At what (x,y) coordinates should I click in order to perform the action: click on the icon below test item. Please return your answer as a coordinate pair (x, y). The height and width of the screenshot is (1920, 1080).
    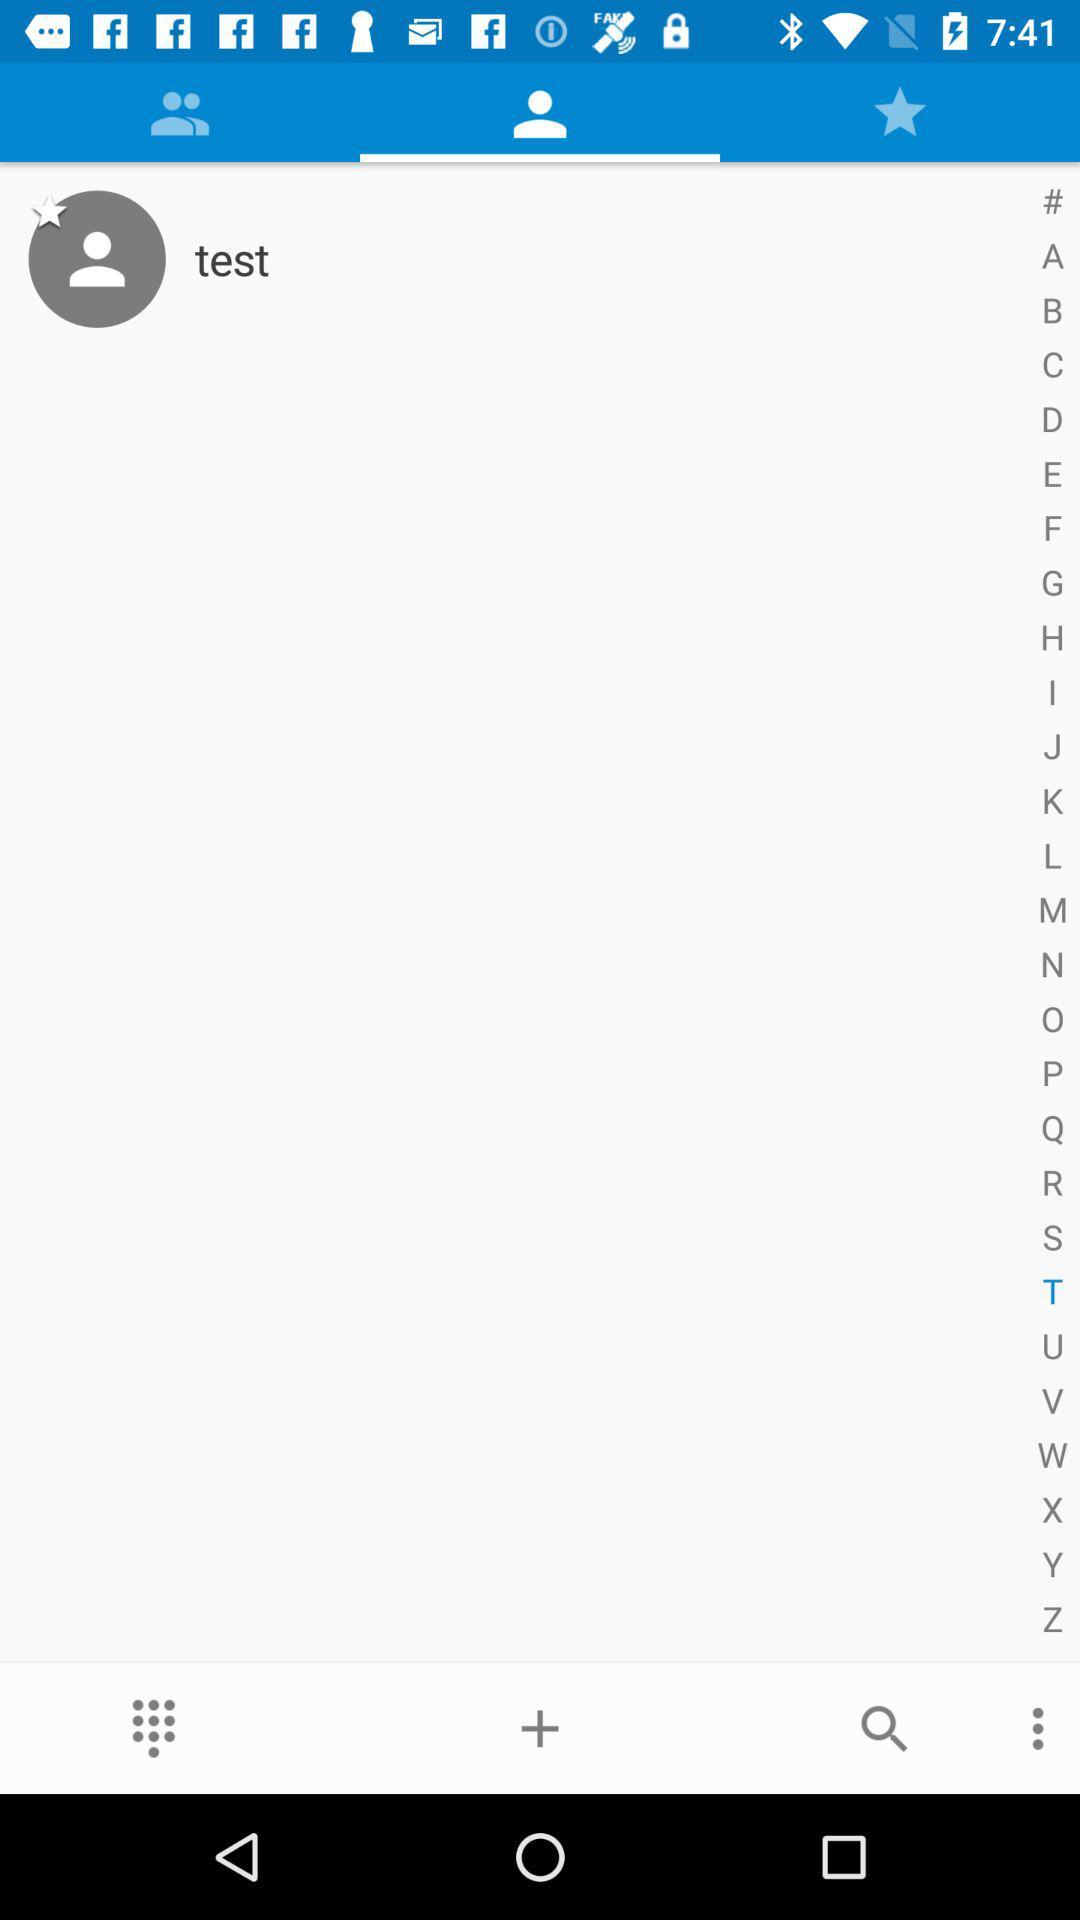
    Looking at the image, I should click on (540, 1727).